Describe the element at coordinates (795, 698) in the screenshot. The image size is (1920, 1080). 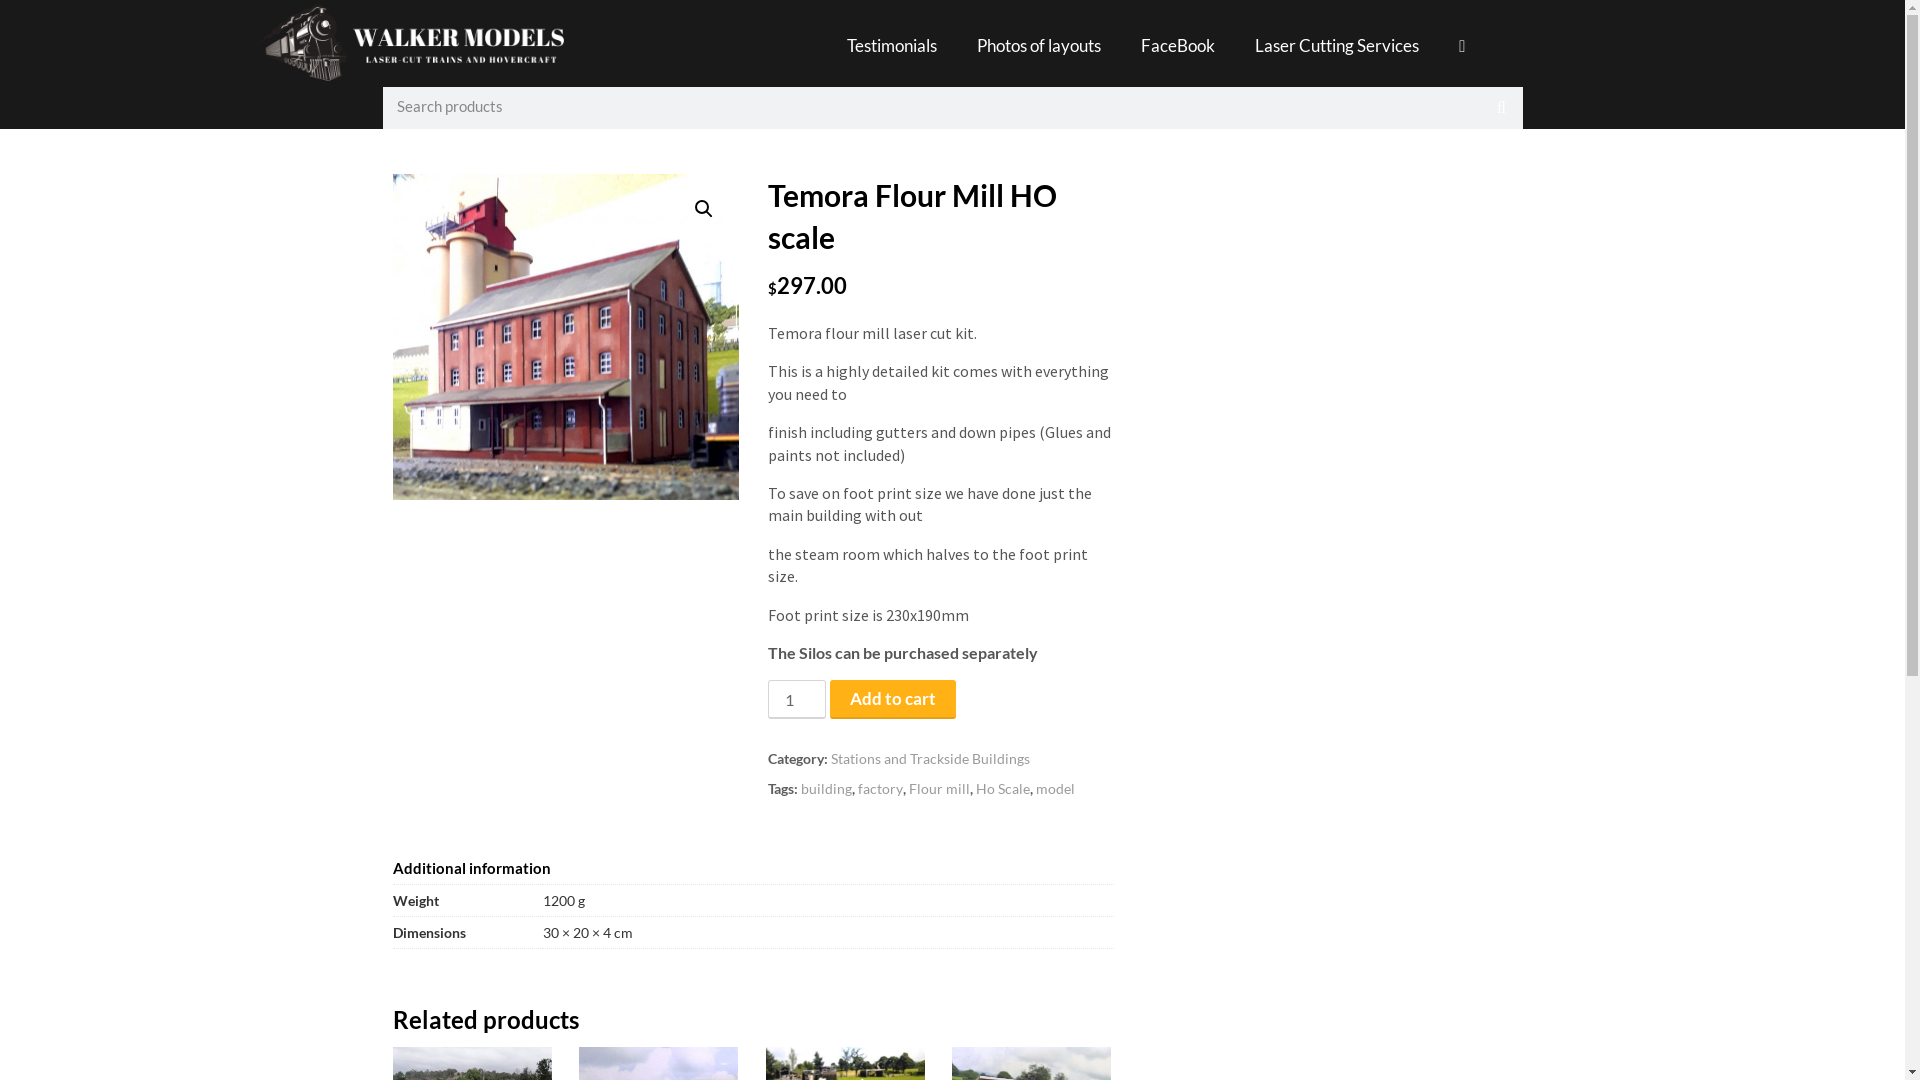
I see `'Qty'` at that location.